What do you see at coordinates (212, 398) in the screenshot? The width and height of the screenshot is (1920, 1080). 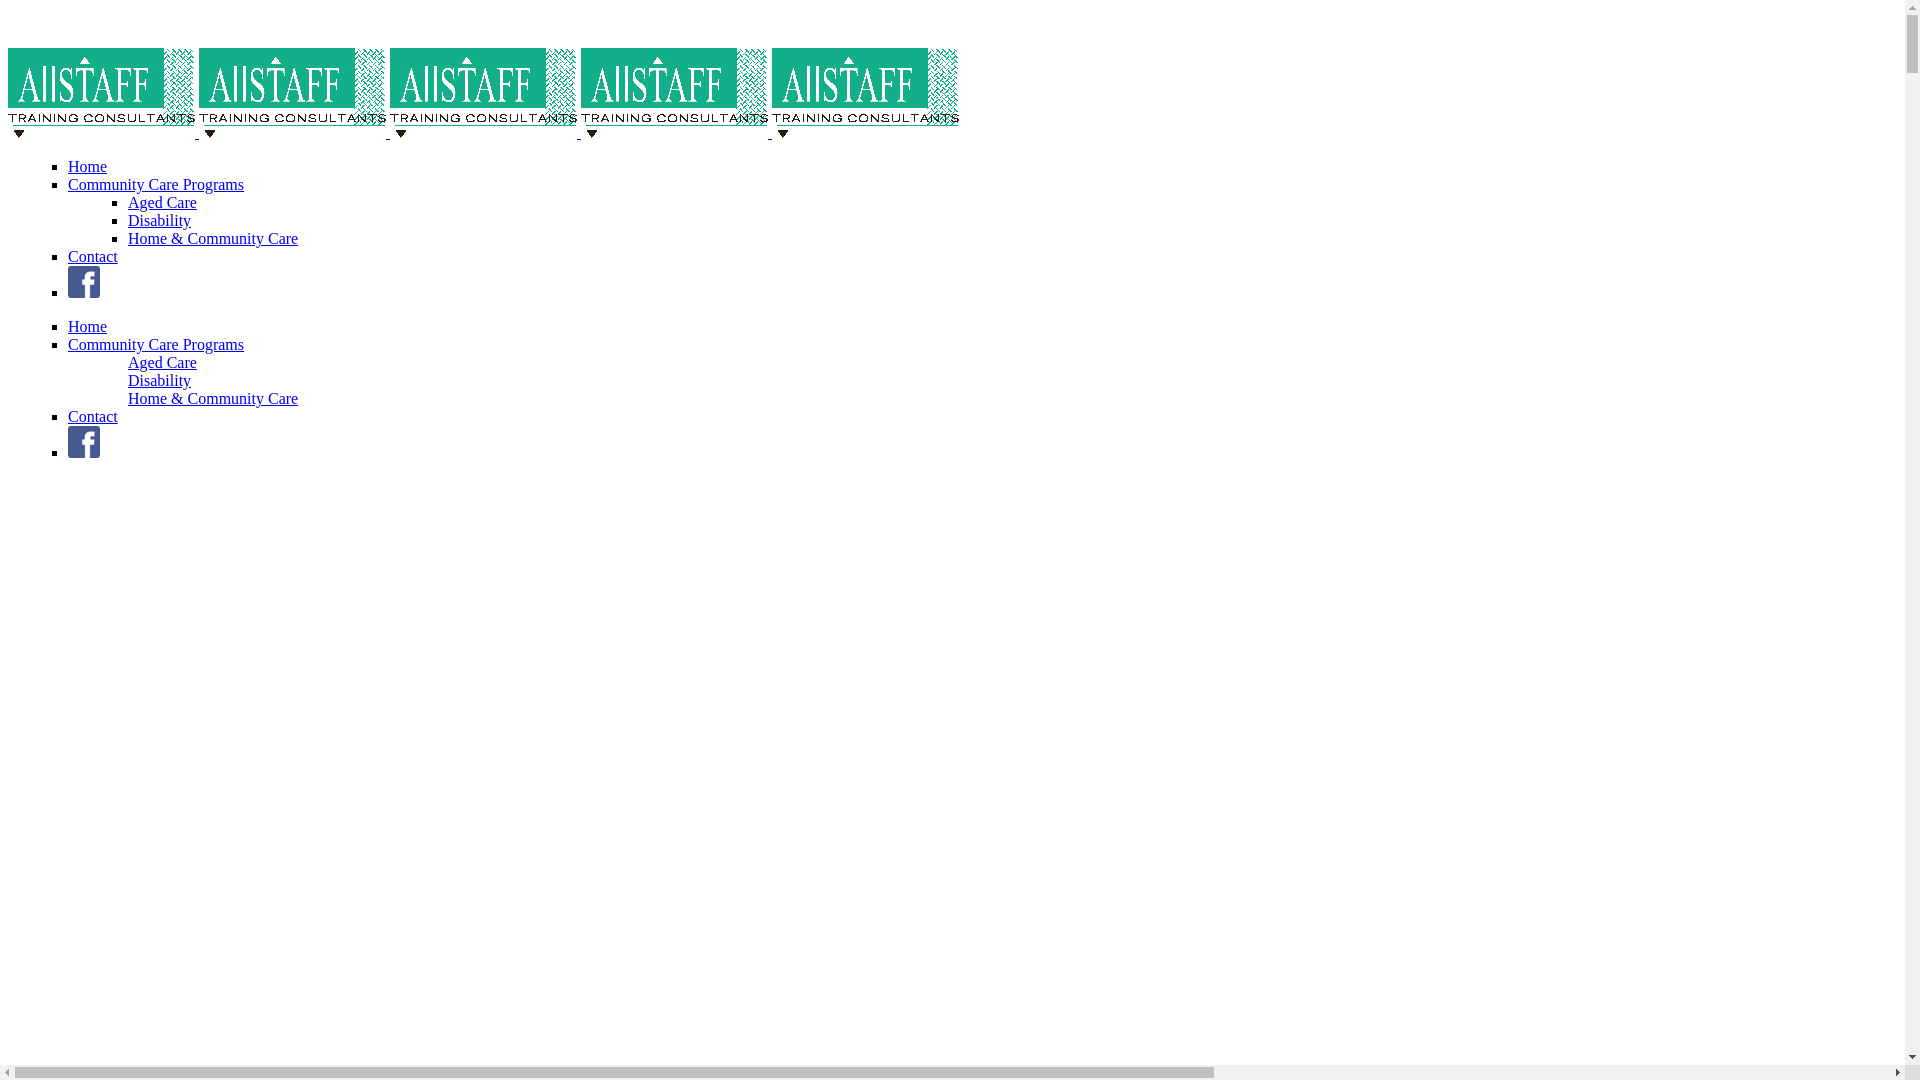 I see `'Home & Community Care'` at bounding box center [212, 398].